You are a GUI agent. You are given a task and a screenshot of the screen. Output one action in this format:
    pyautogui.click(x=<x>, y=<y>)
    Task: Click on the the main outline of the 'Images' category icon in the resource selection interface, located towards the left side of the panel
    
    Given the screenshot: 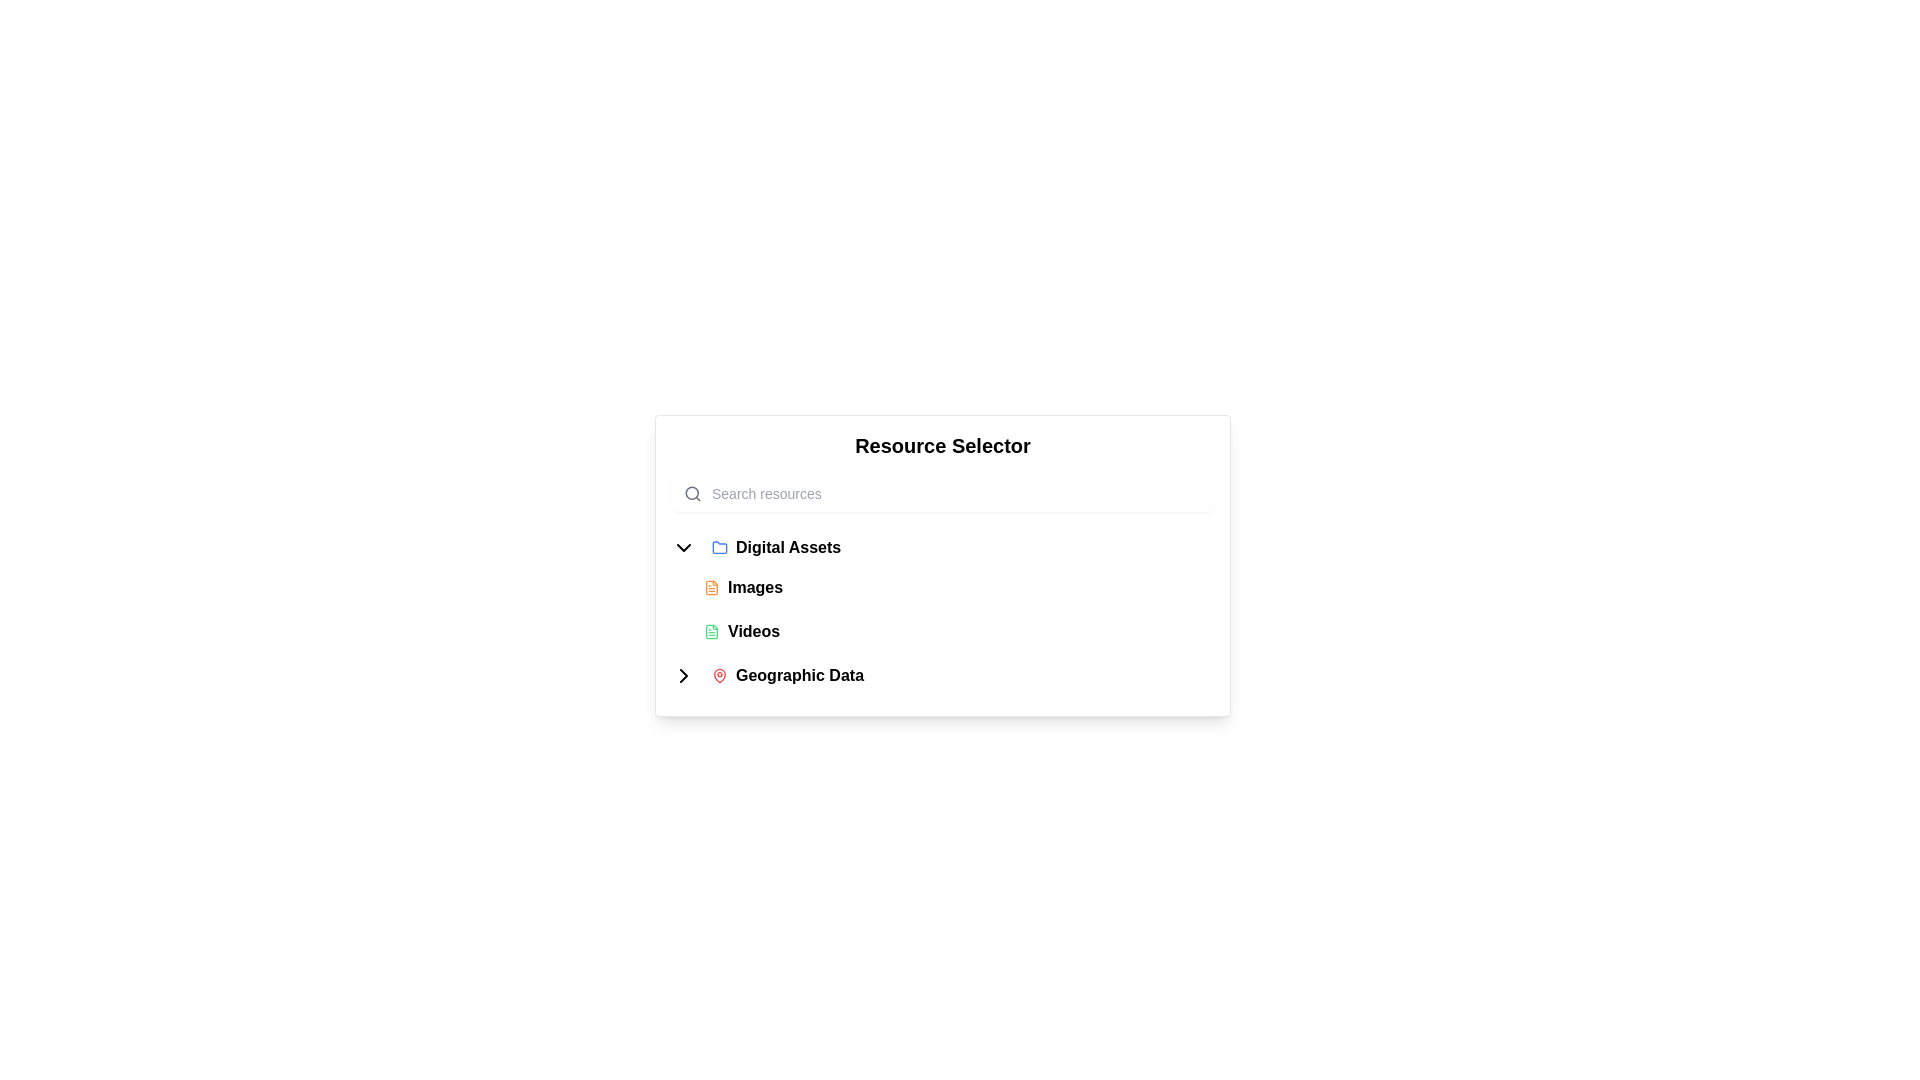 What is the action you would take?
    pyautogui.click(x=711, y=586)
    